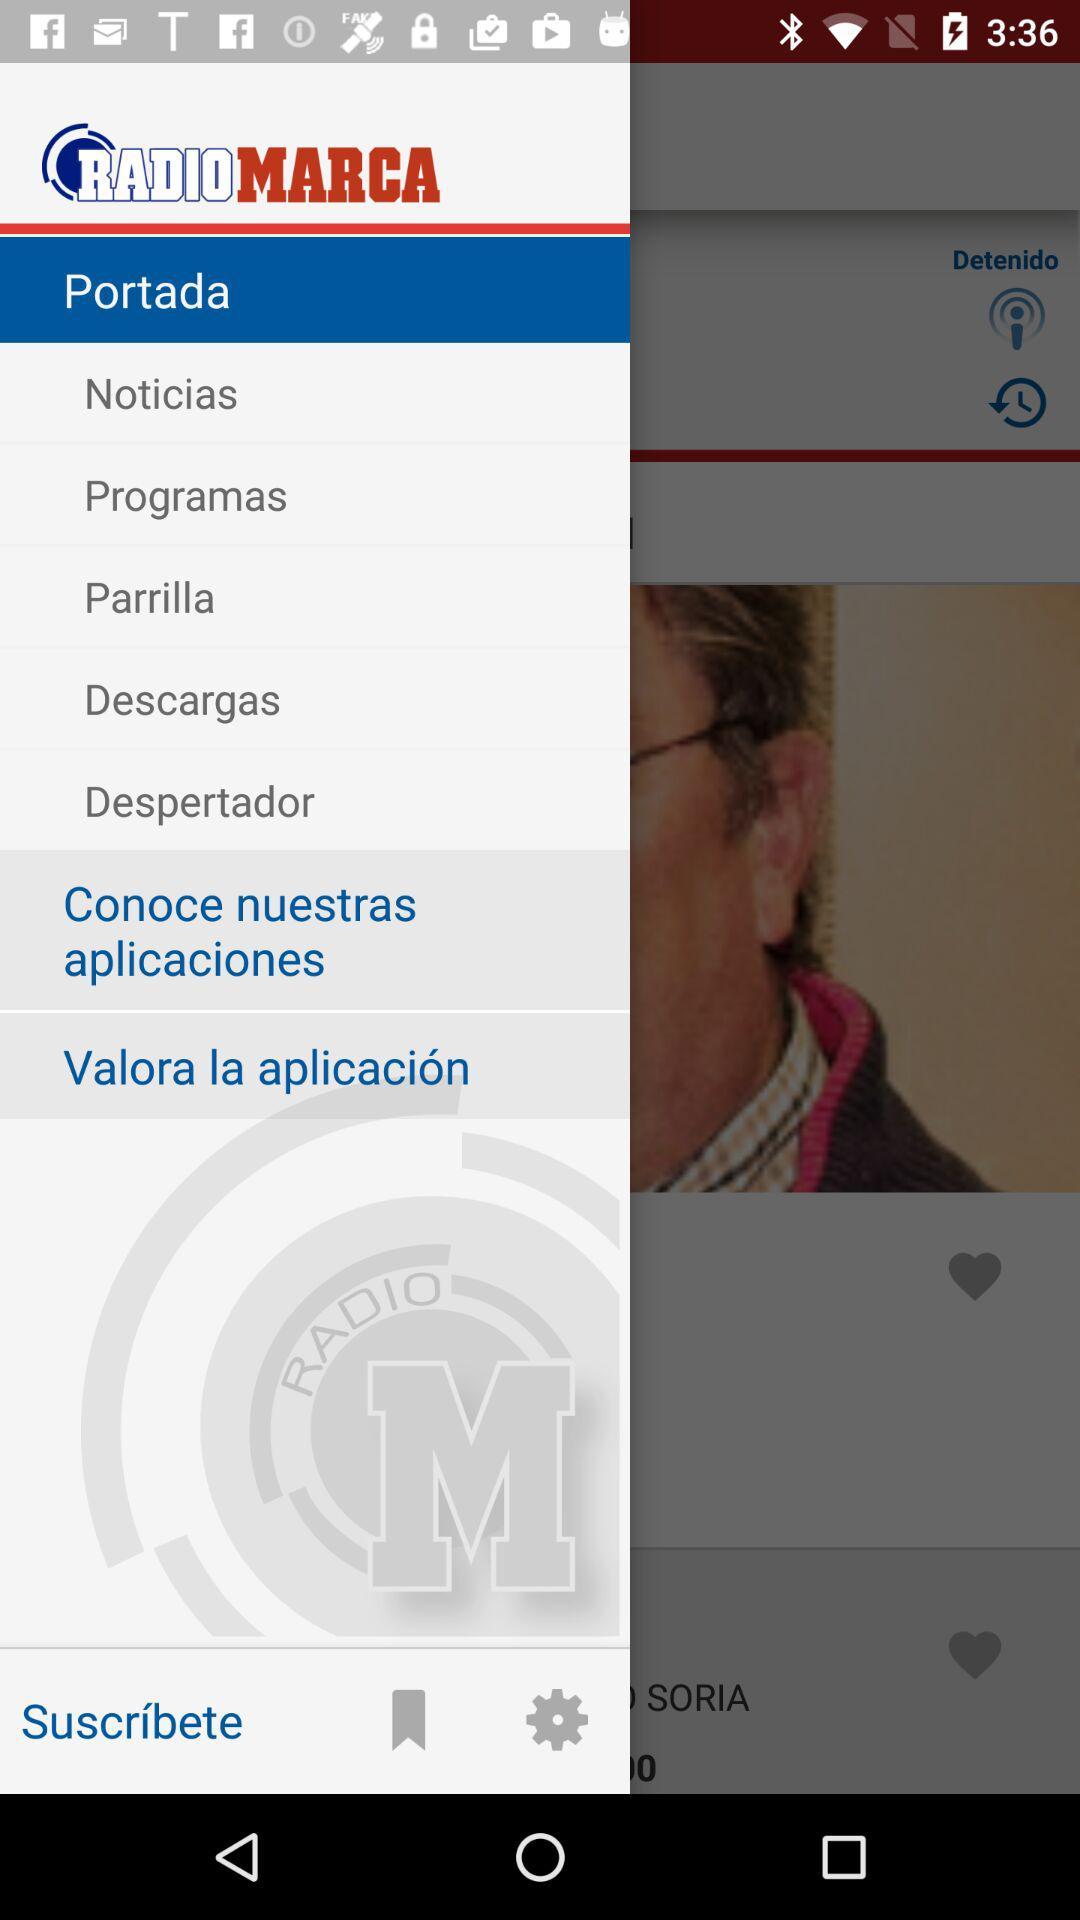  What do you see at coordinates (1017, 401) in the screenshot?
I see `the history icon` at bounding box center [1017, 401].